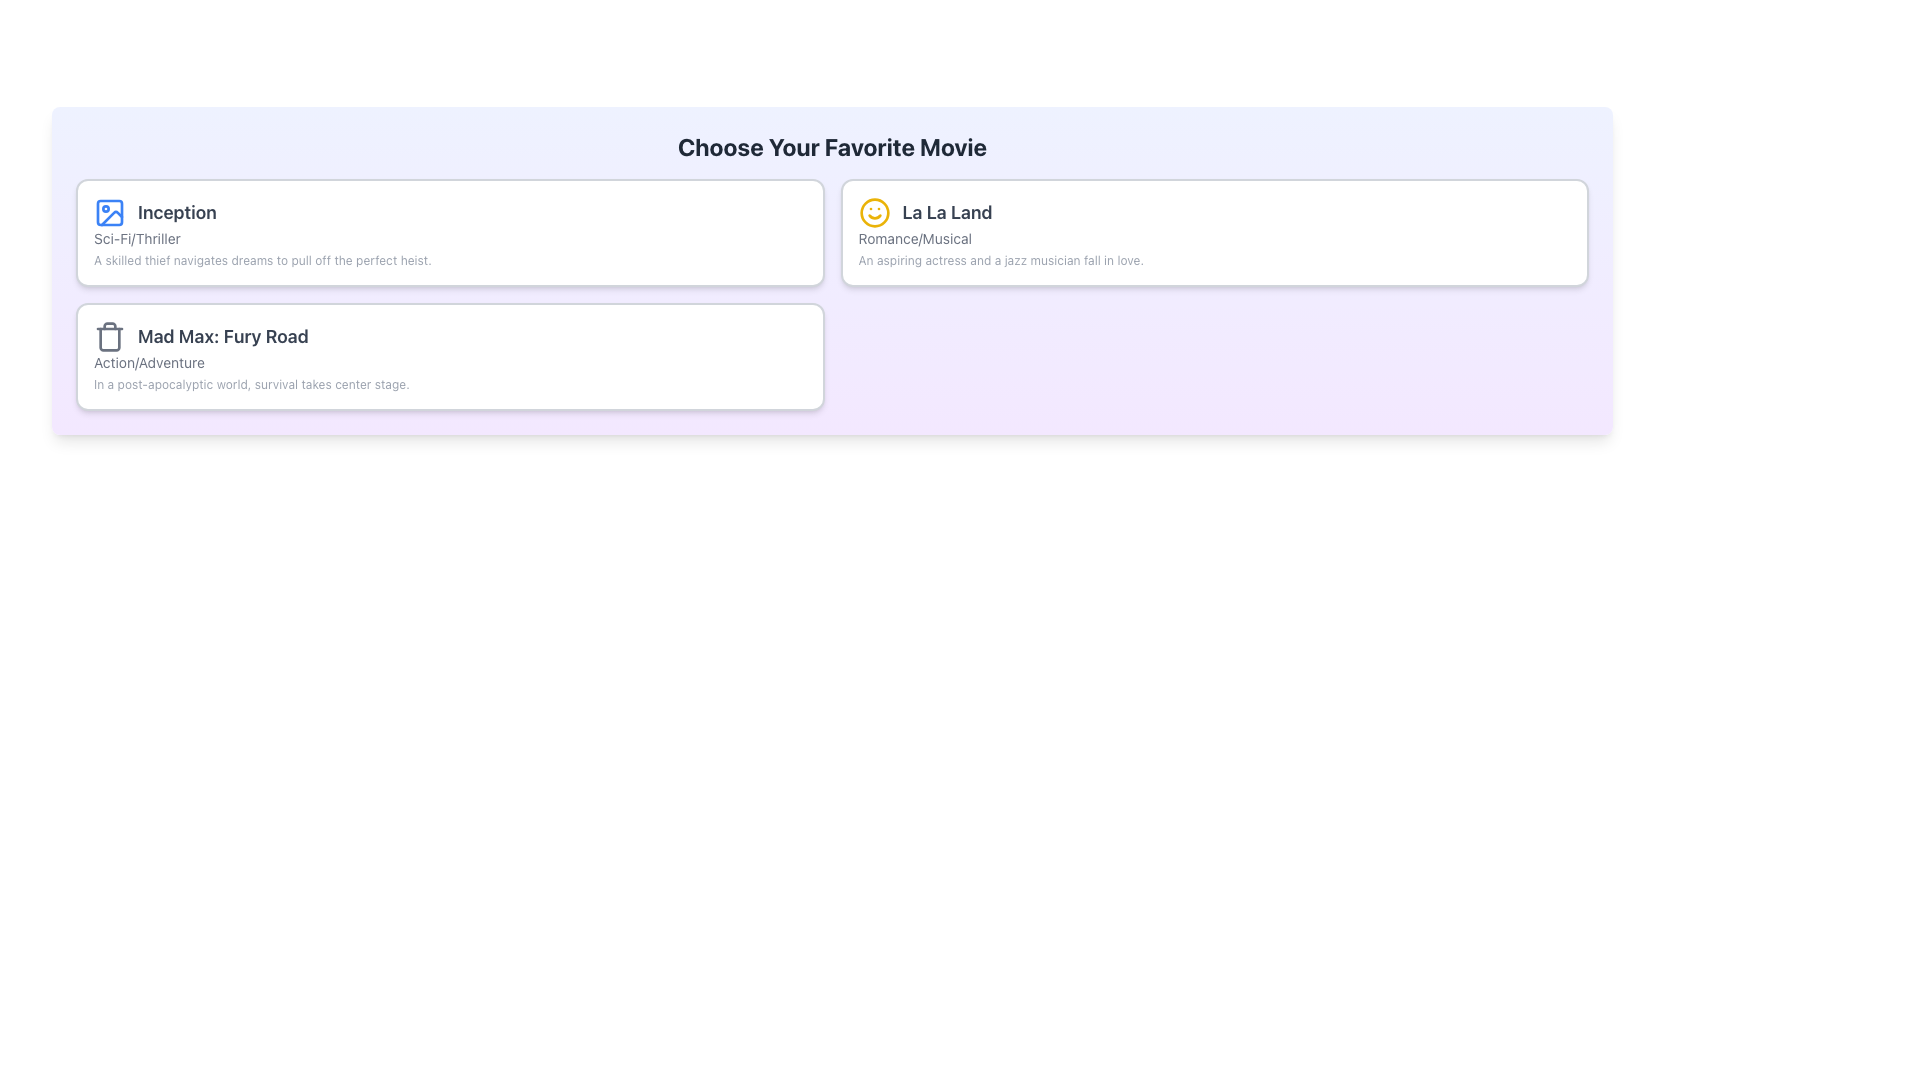 Image resolution: width=1920 pixels, height=1080 pixels. What do you see at coordinates (946, 212) in the screenshot?
I see `the title text display of the movie 'La La Land', located in the third card, to the right of the smiley face emoji` at bounding box center [946, 212].